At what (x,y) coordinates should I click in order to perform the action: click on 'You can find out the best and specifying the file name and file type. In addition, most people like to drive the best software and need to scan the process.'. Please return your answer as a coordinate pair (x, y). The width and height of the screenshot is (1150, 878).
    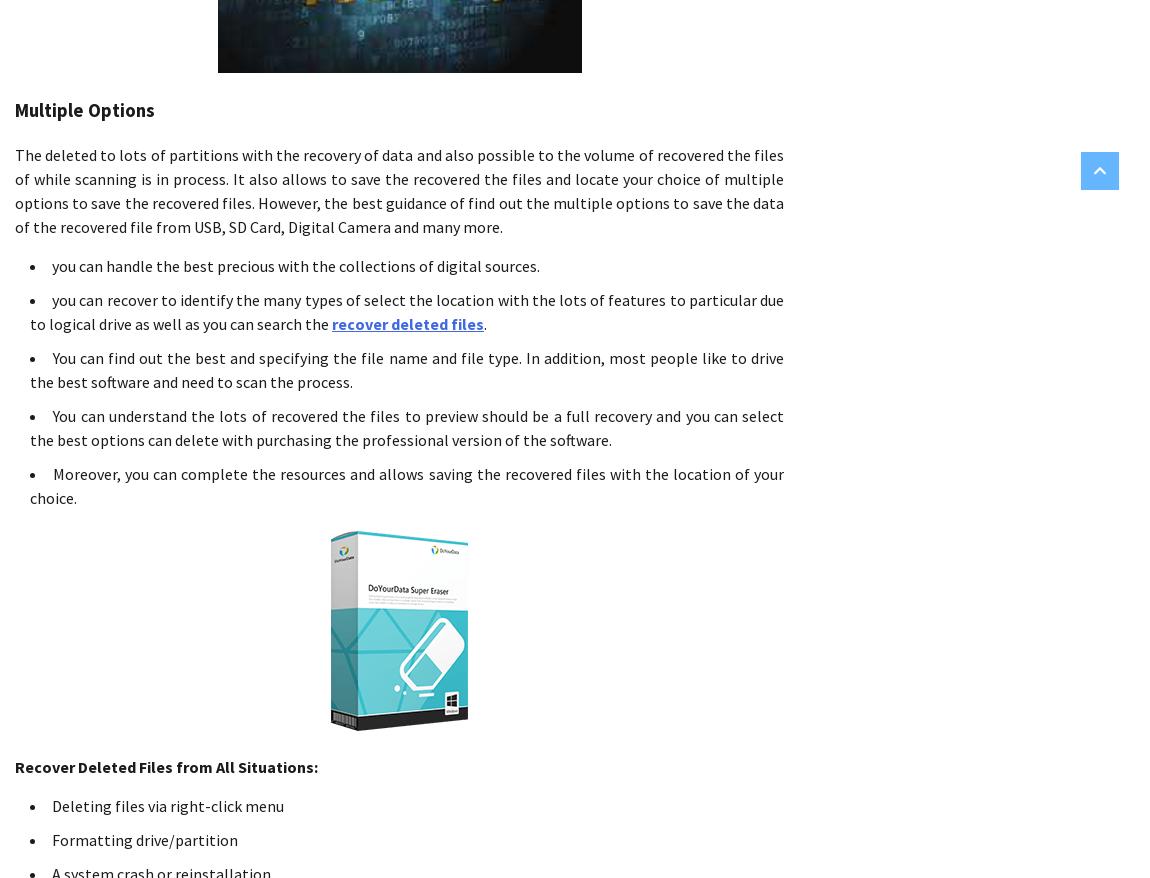
    Looking at the image, I should click on (406, 368).